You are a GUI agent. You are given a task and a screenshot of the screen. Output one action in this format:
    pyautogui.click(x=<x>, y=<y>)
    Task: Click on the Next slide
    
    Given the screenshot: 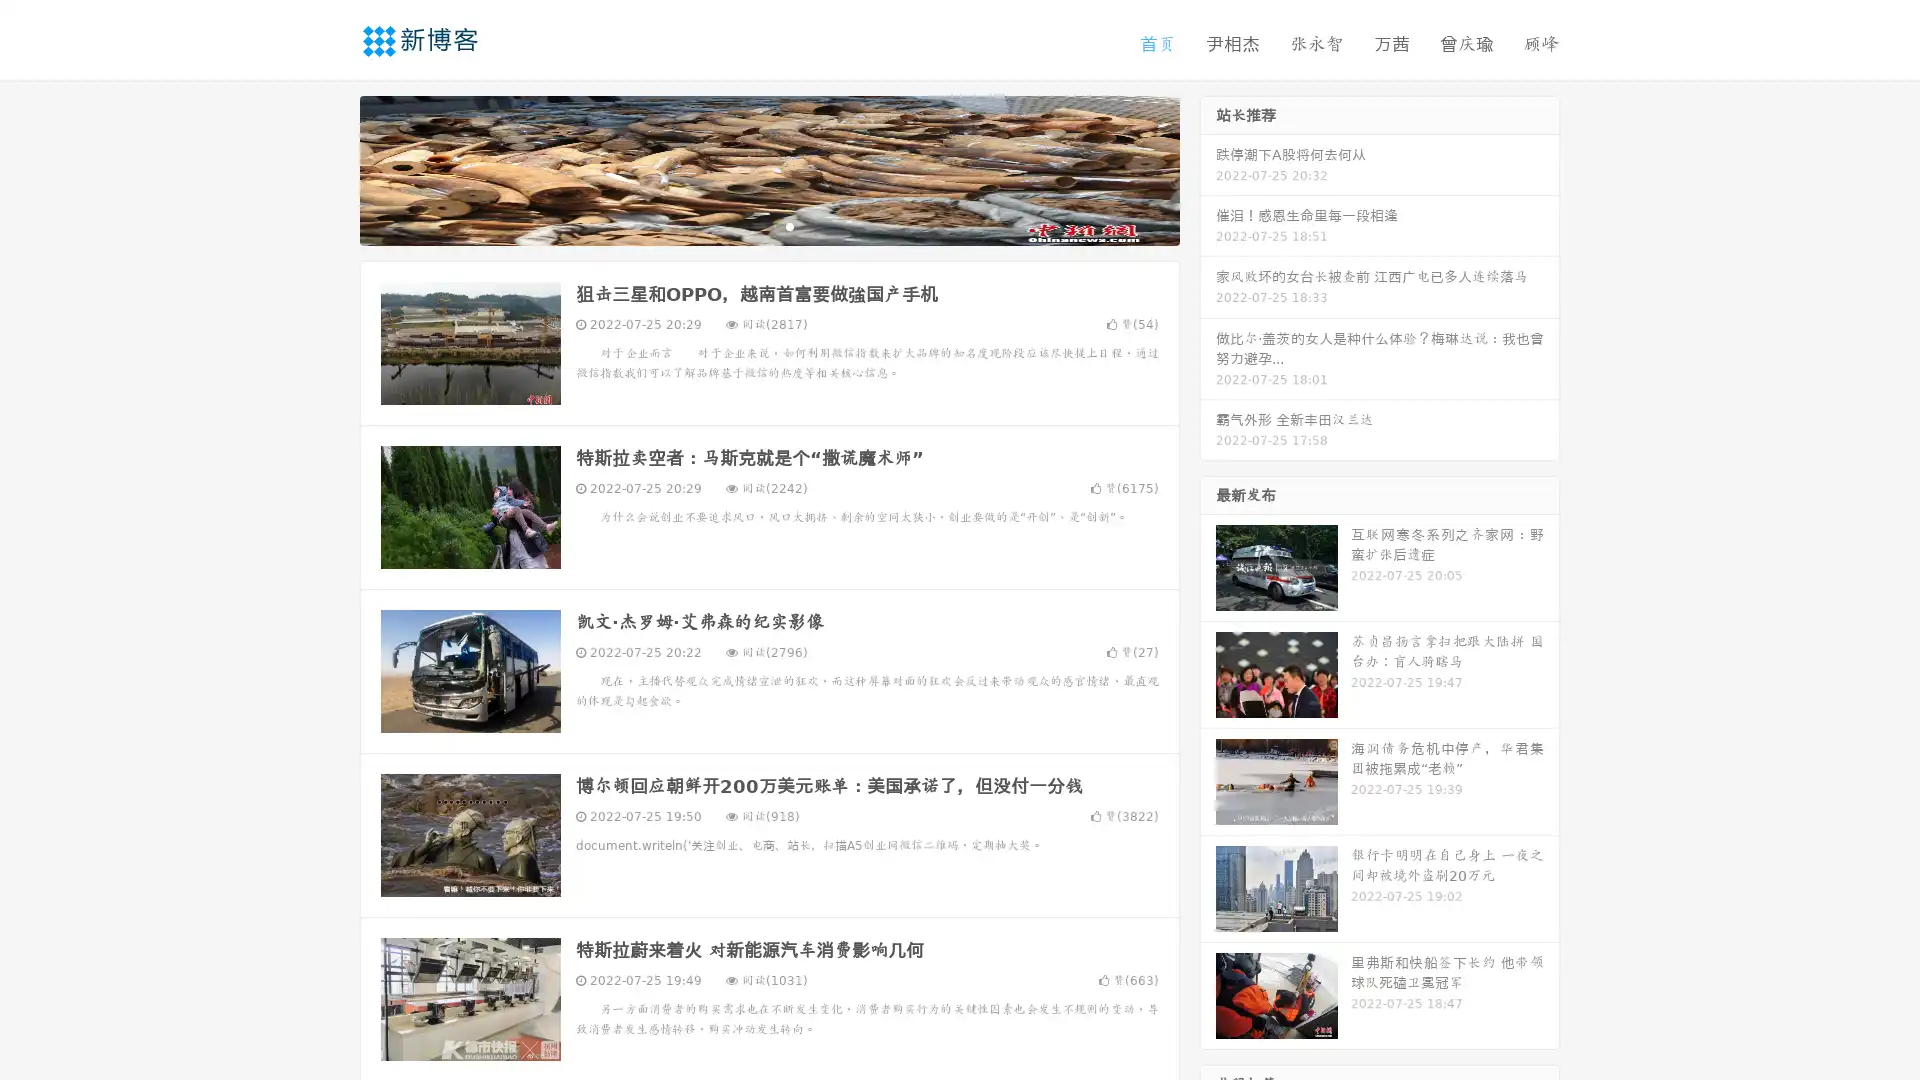 What is the action you would take?
    pyautogui.click(x=1208, y=168)
    